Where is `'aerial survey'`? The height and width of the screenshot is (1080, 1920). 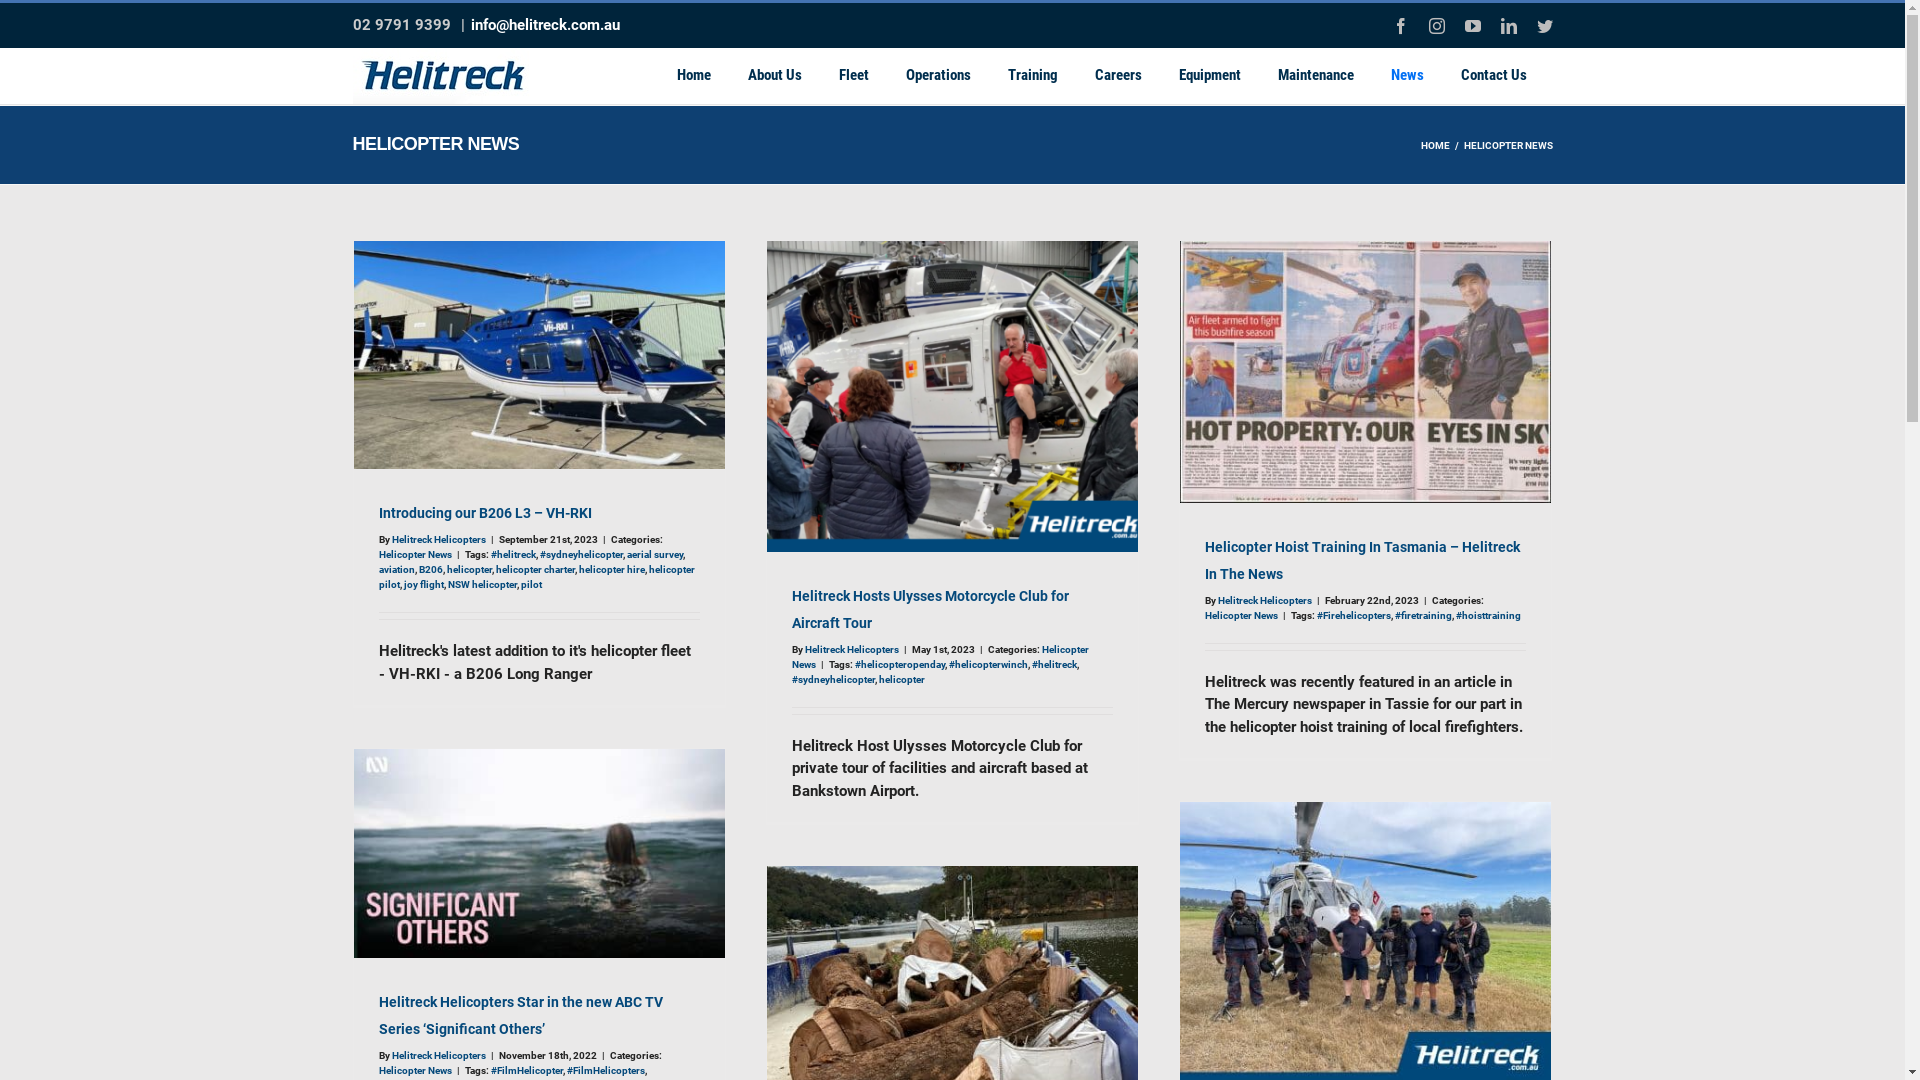 'aerial survey' is located at coordinates (653, 554).